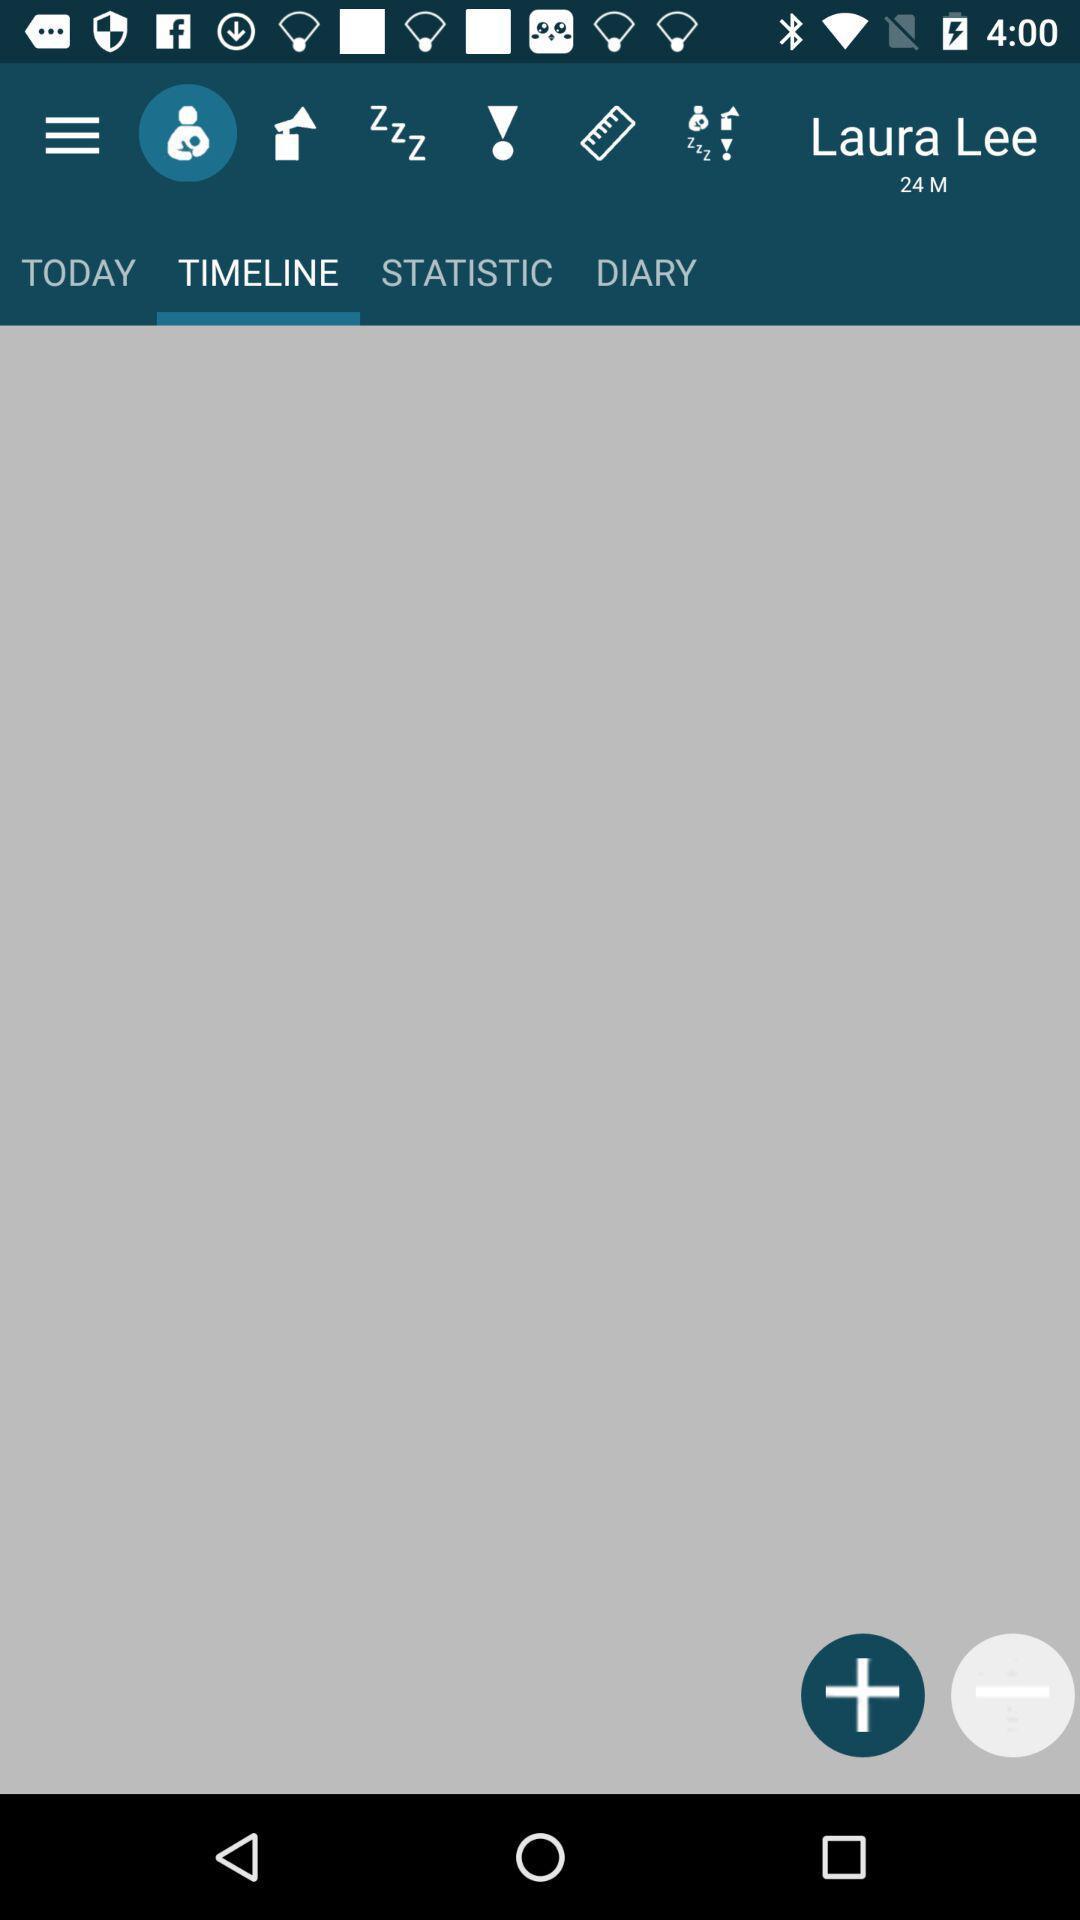 The image size is (1080, 1920). What do you see at coordinates (1012, 1694) in the screenshot?
I see `the zoom_out icon` at bounding box center [1012, 1694].